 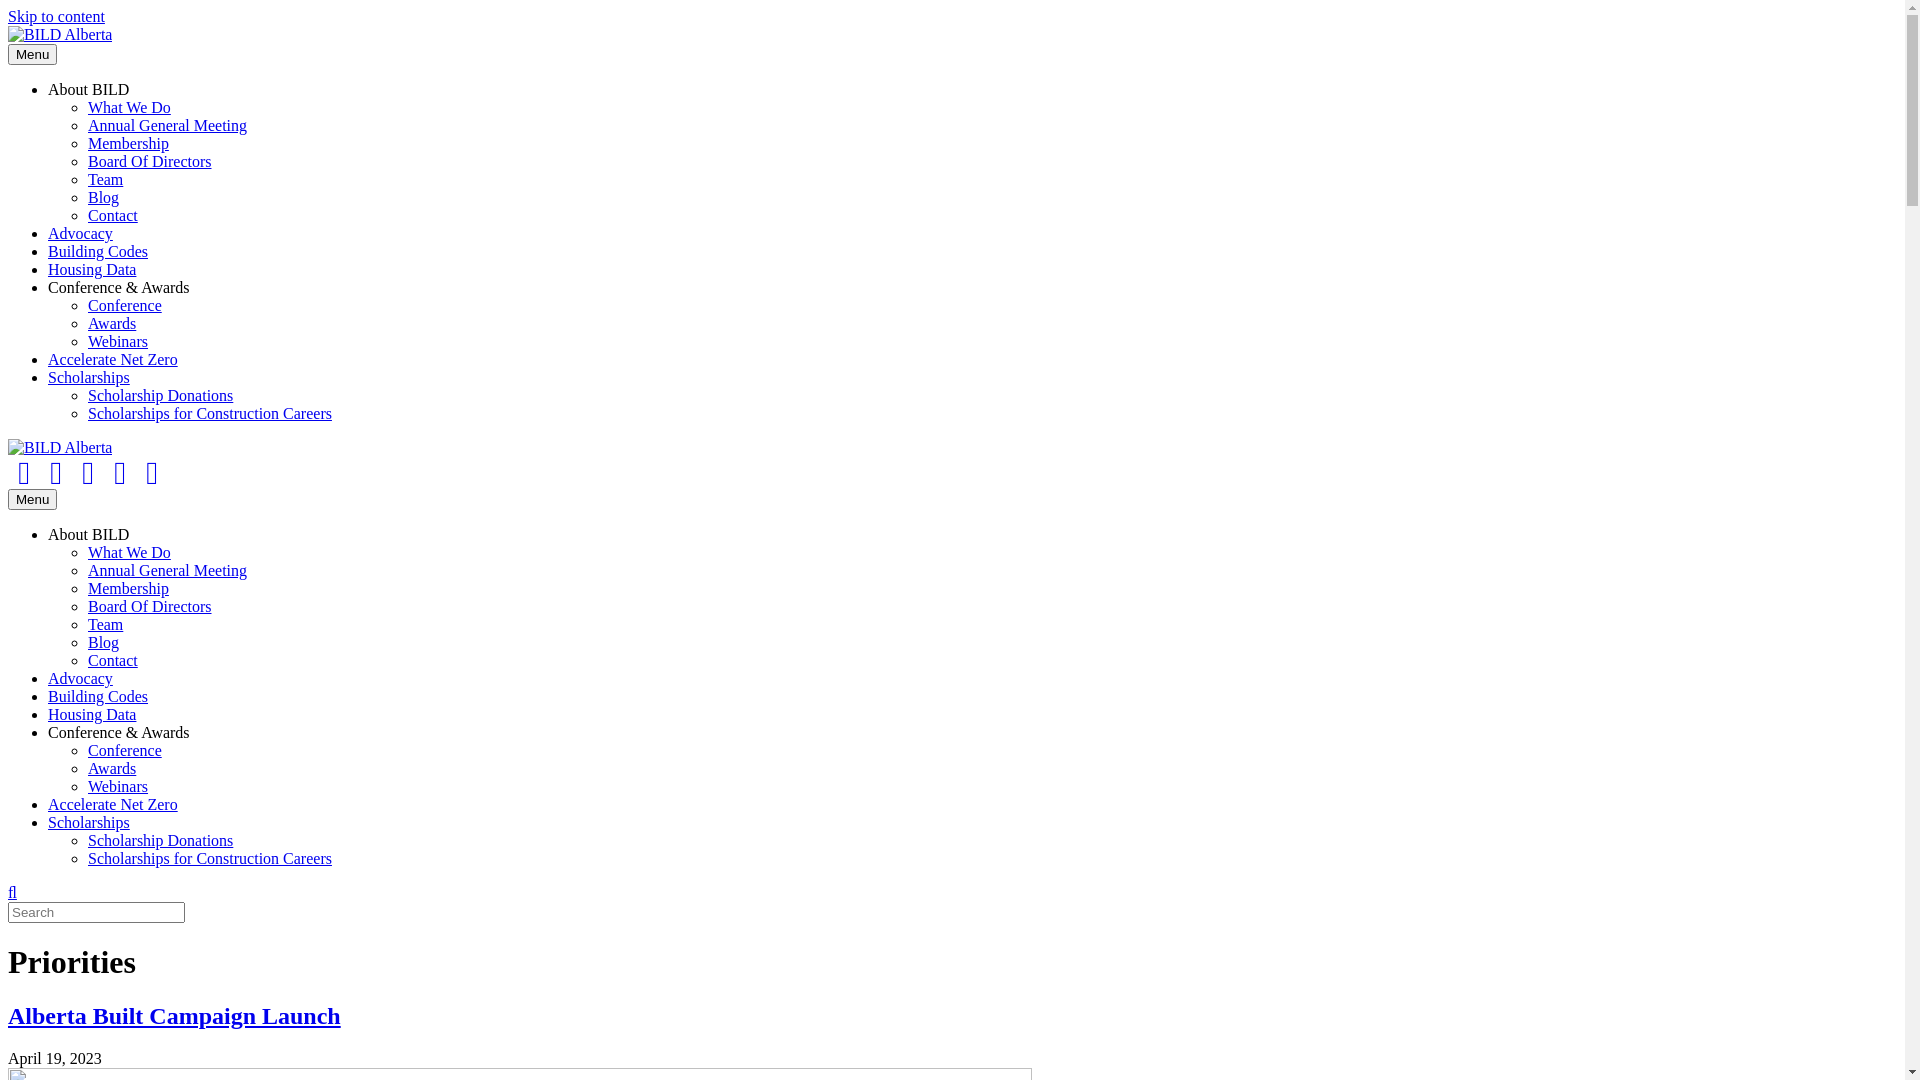 I want to click on 'Membership', so click(x=127, y=587).